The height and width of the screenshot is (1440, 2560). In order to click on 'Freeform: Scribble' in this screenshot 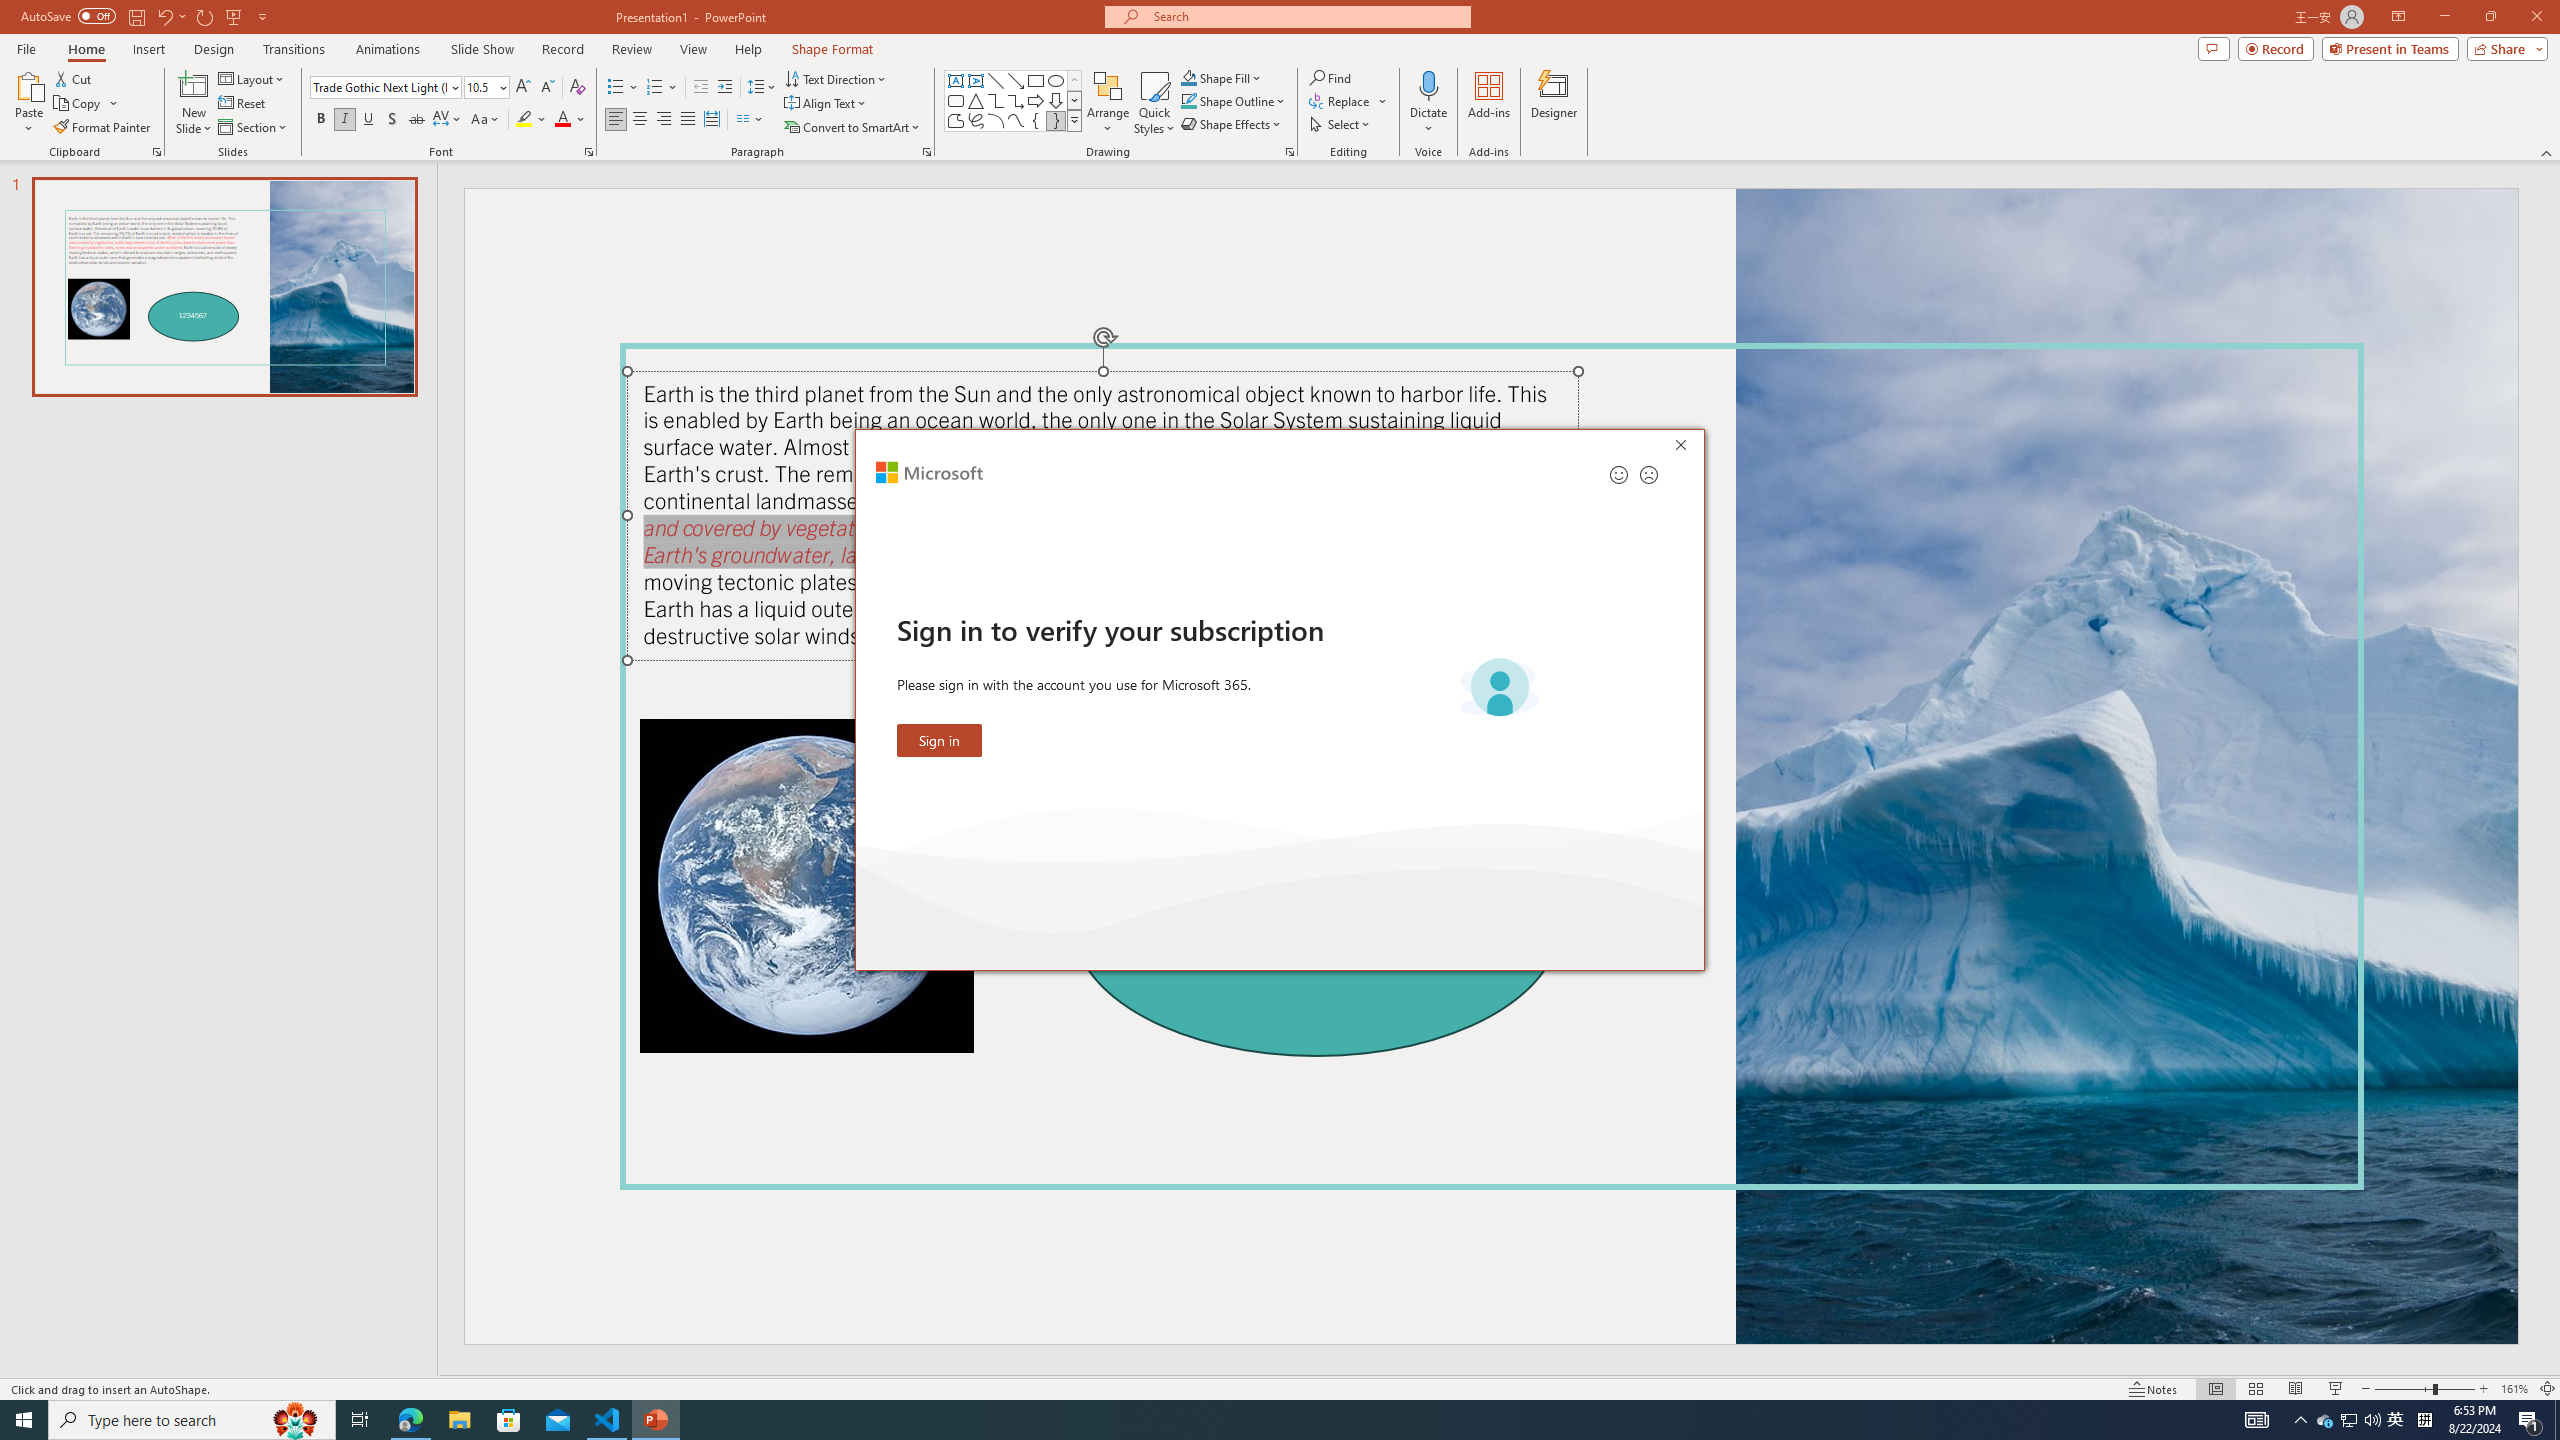, I will do `click(974, 119)`.